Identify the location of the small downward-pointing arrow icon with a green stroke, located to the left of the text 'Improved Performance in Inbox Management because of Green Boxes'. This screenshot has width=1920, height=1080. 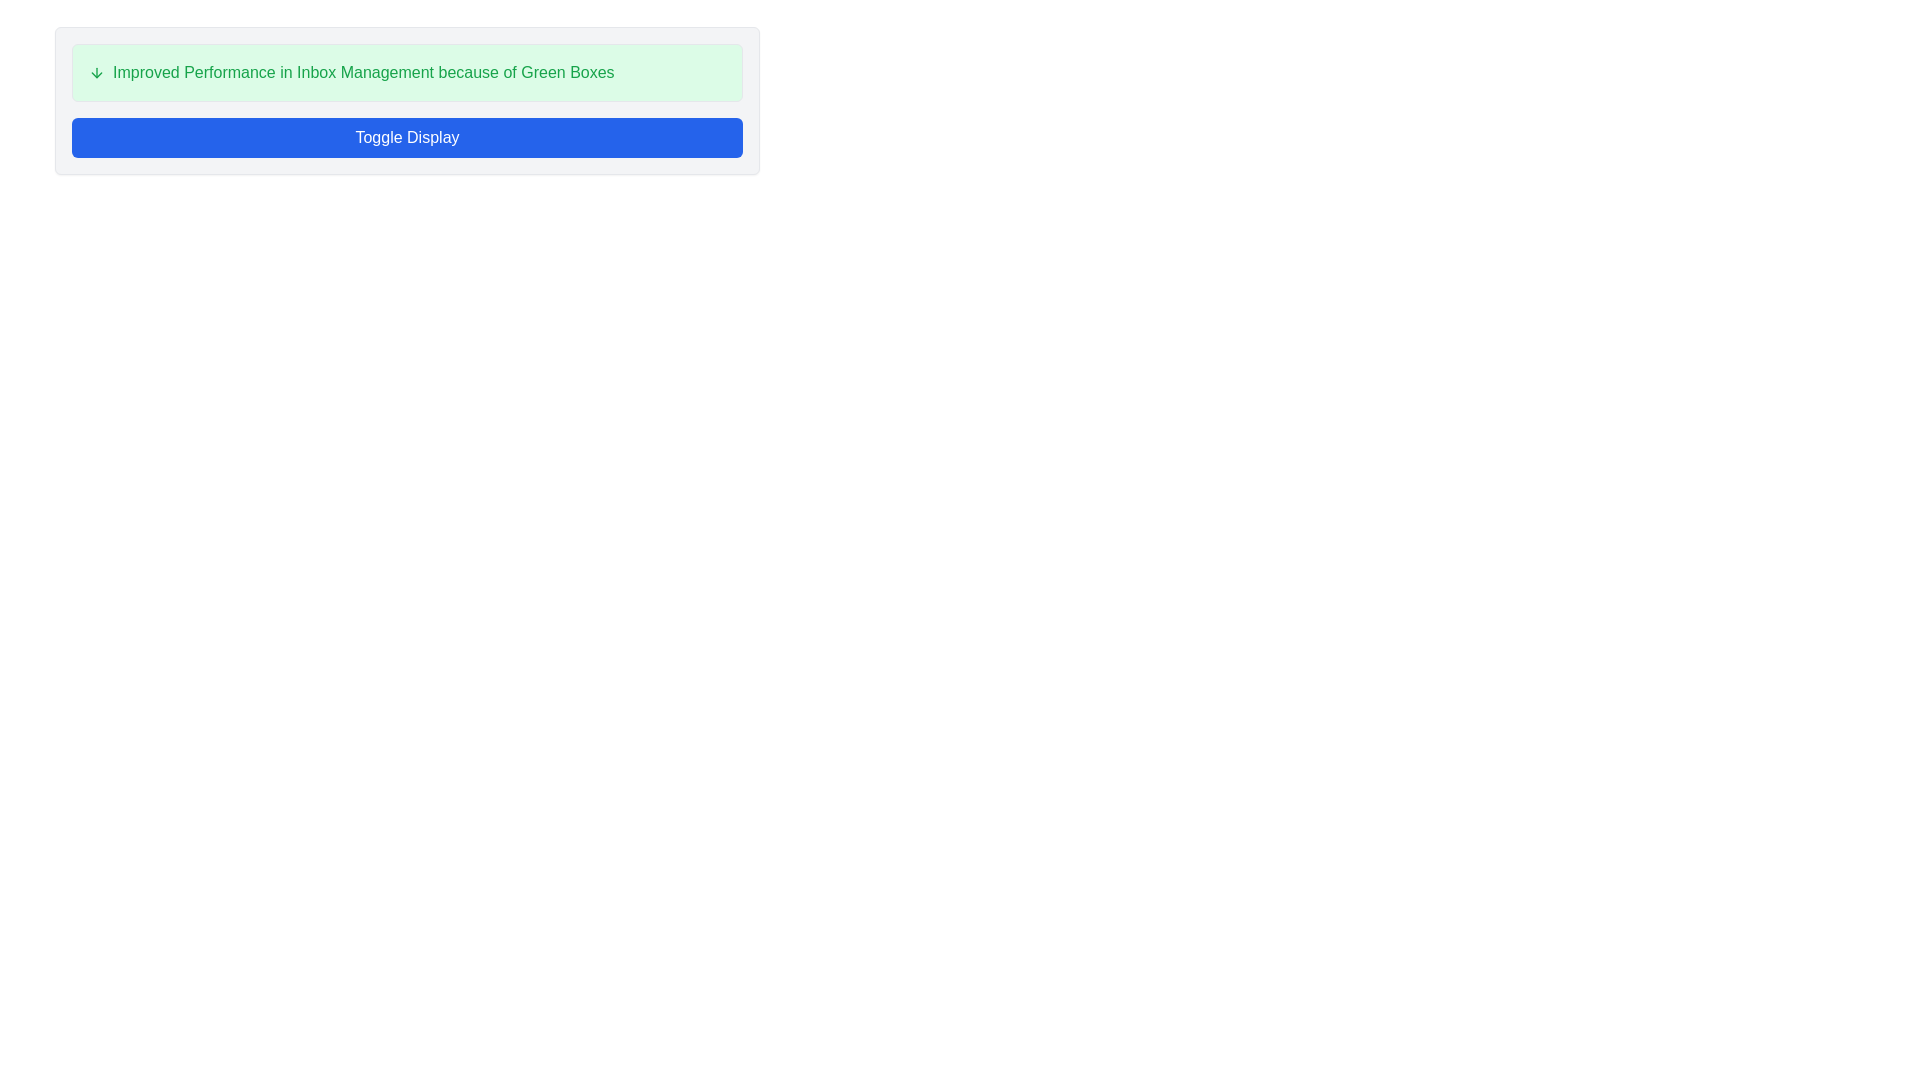
(95, 72).